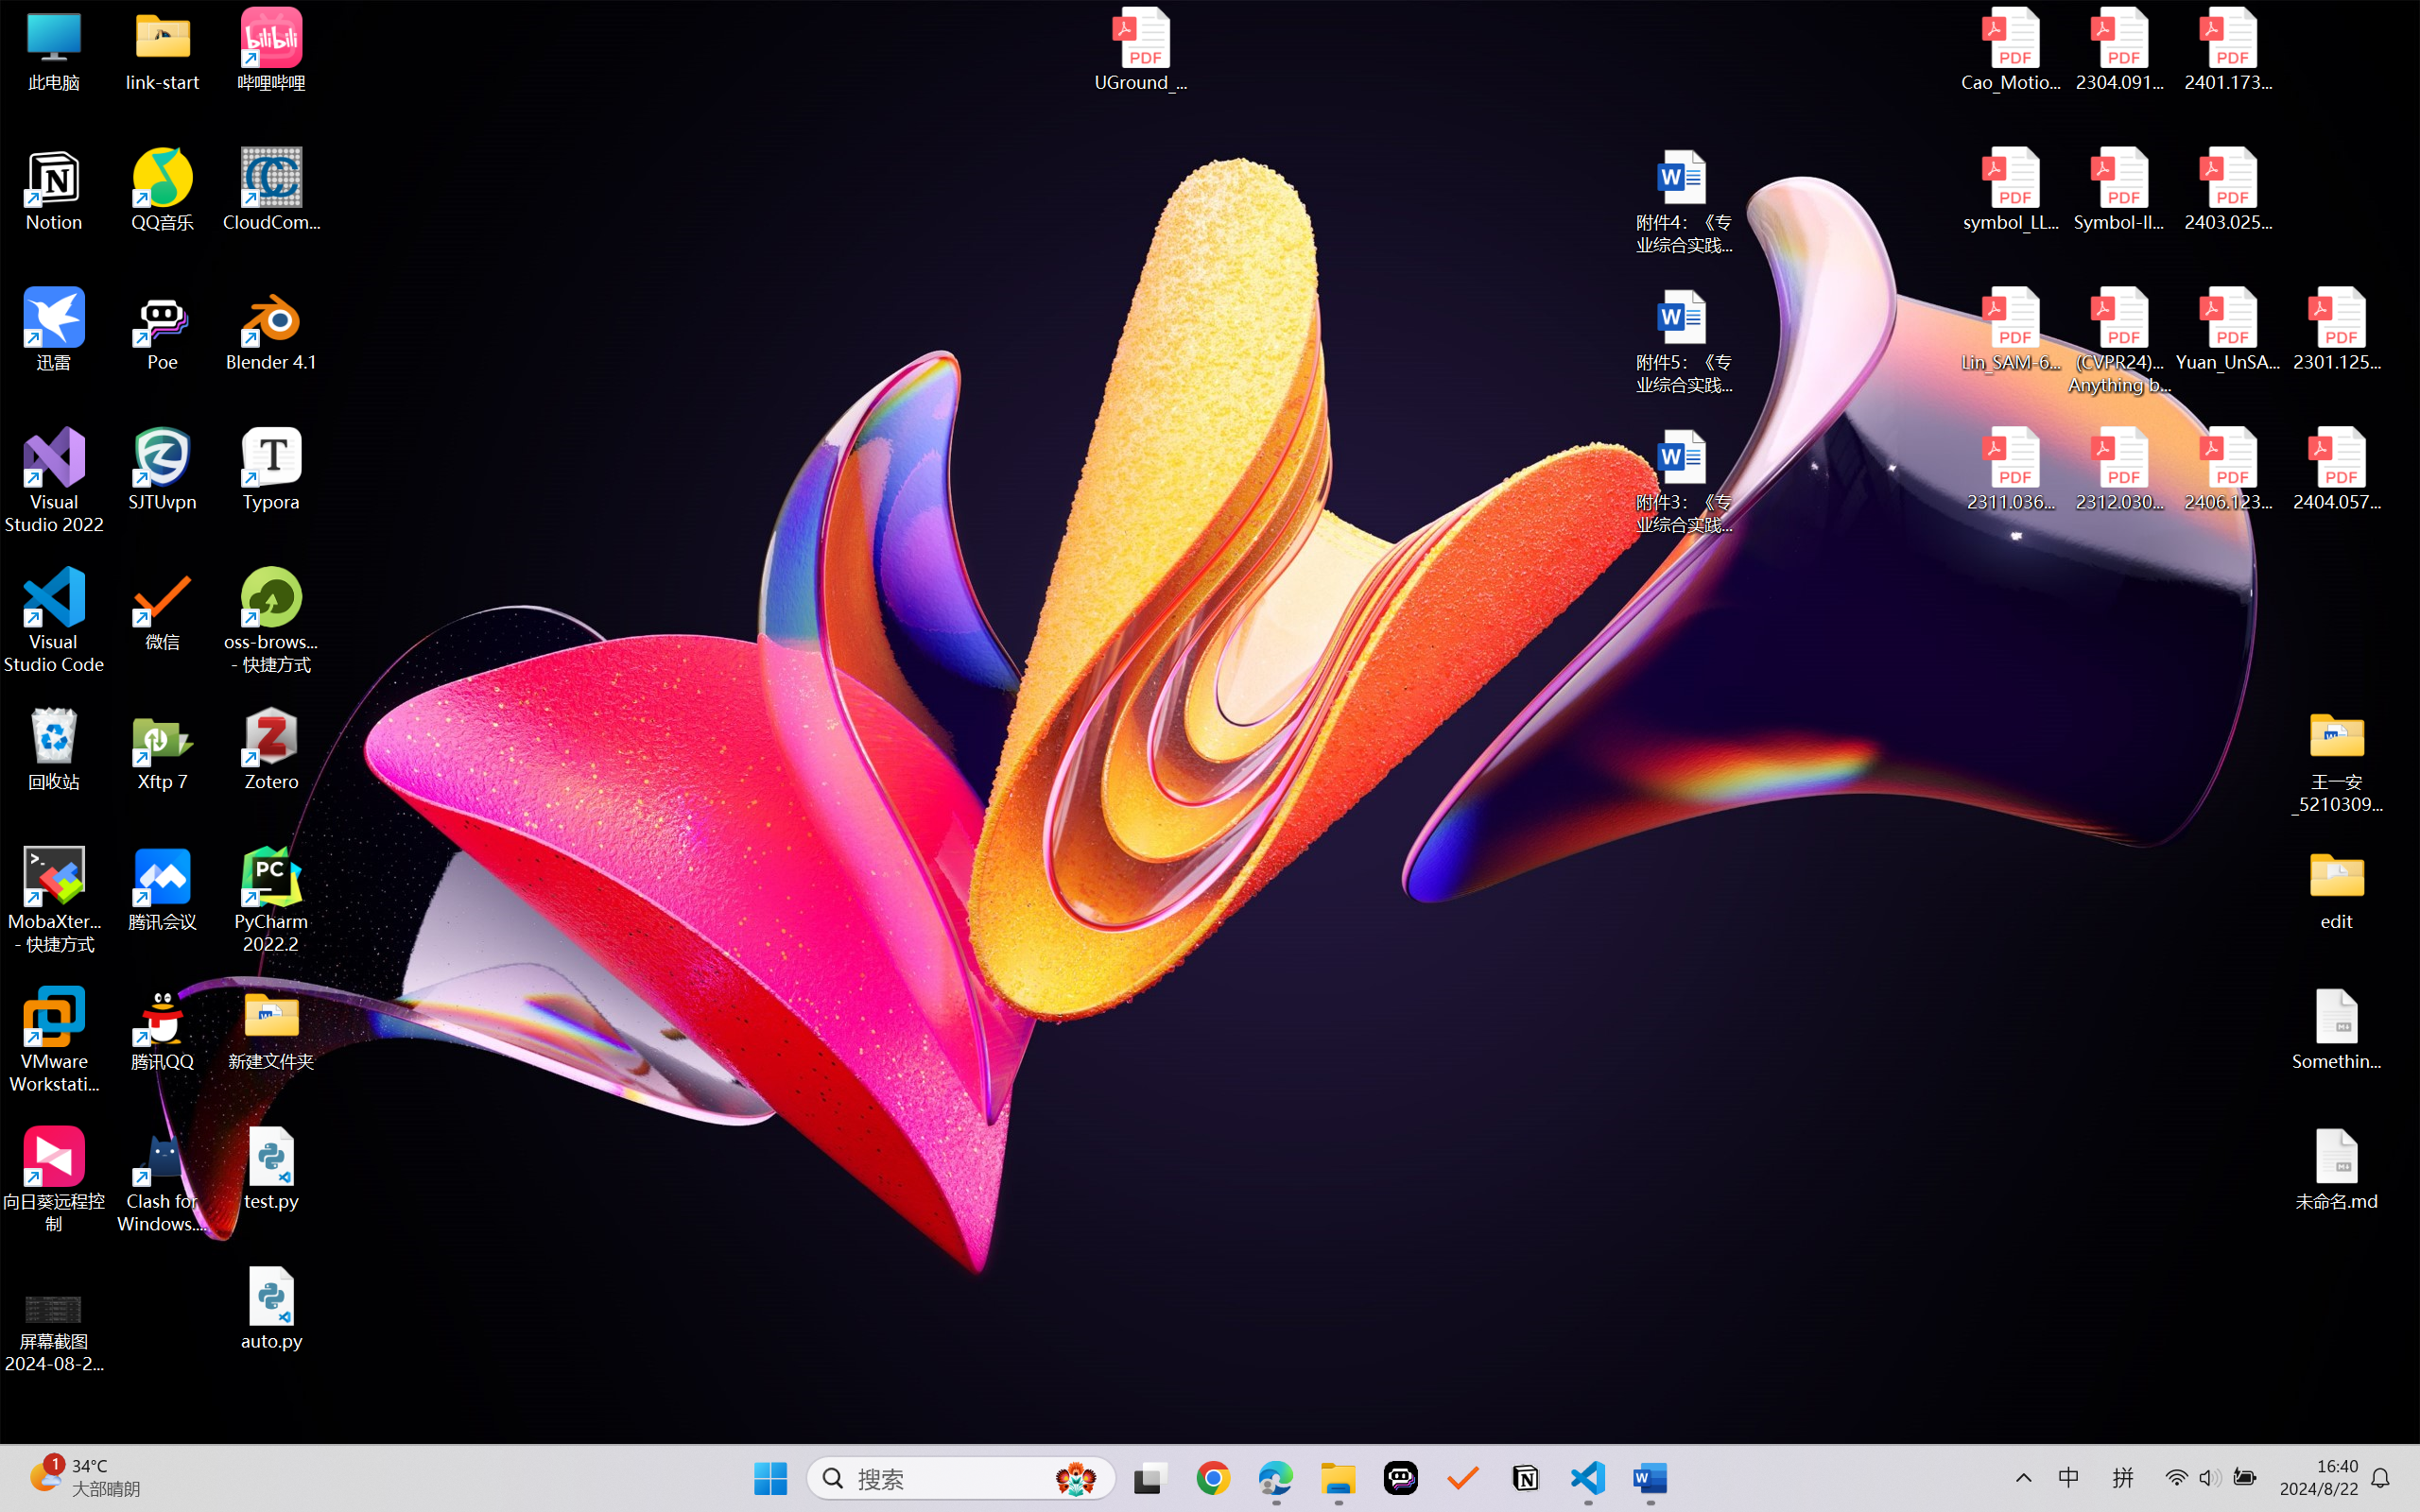 This screenshot has height=1512, width=2420. Describe the element at coordinates (271, 900) in the screenshot. I see `'PyCharm 2022.2'` at that location.